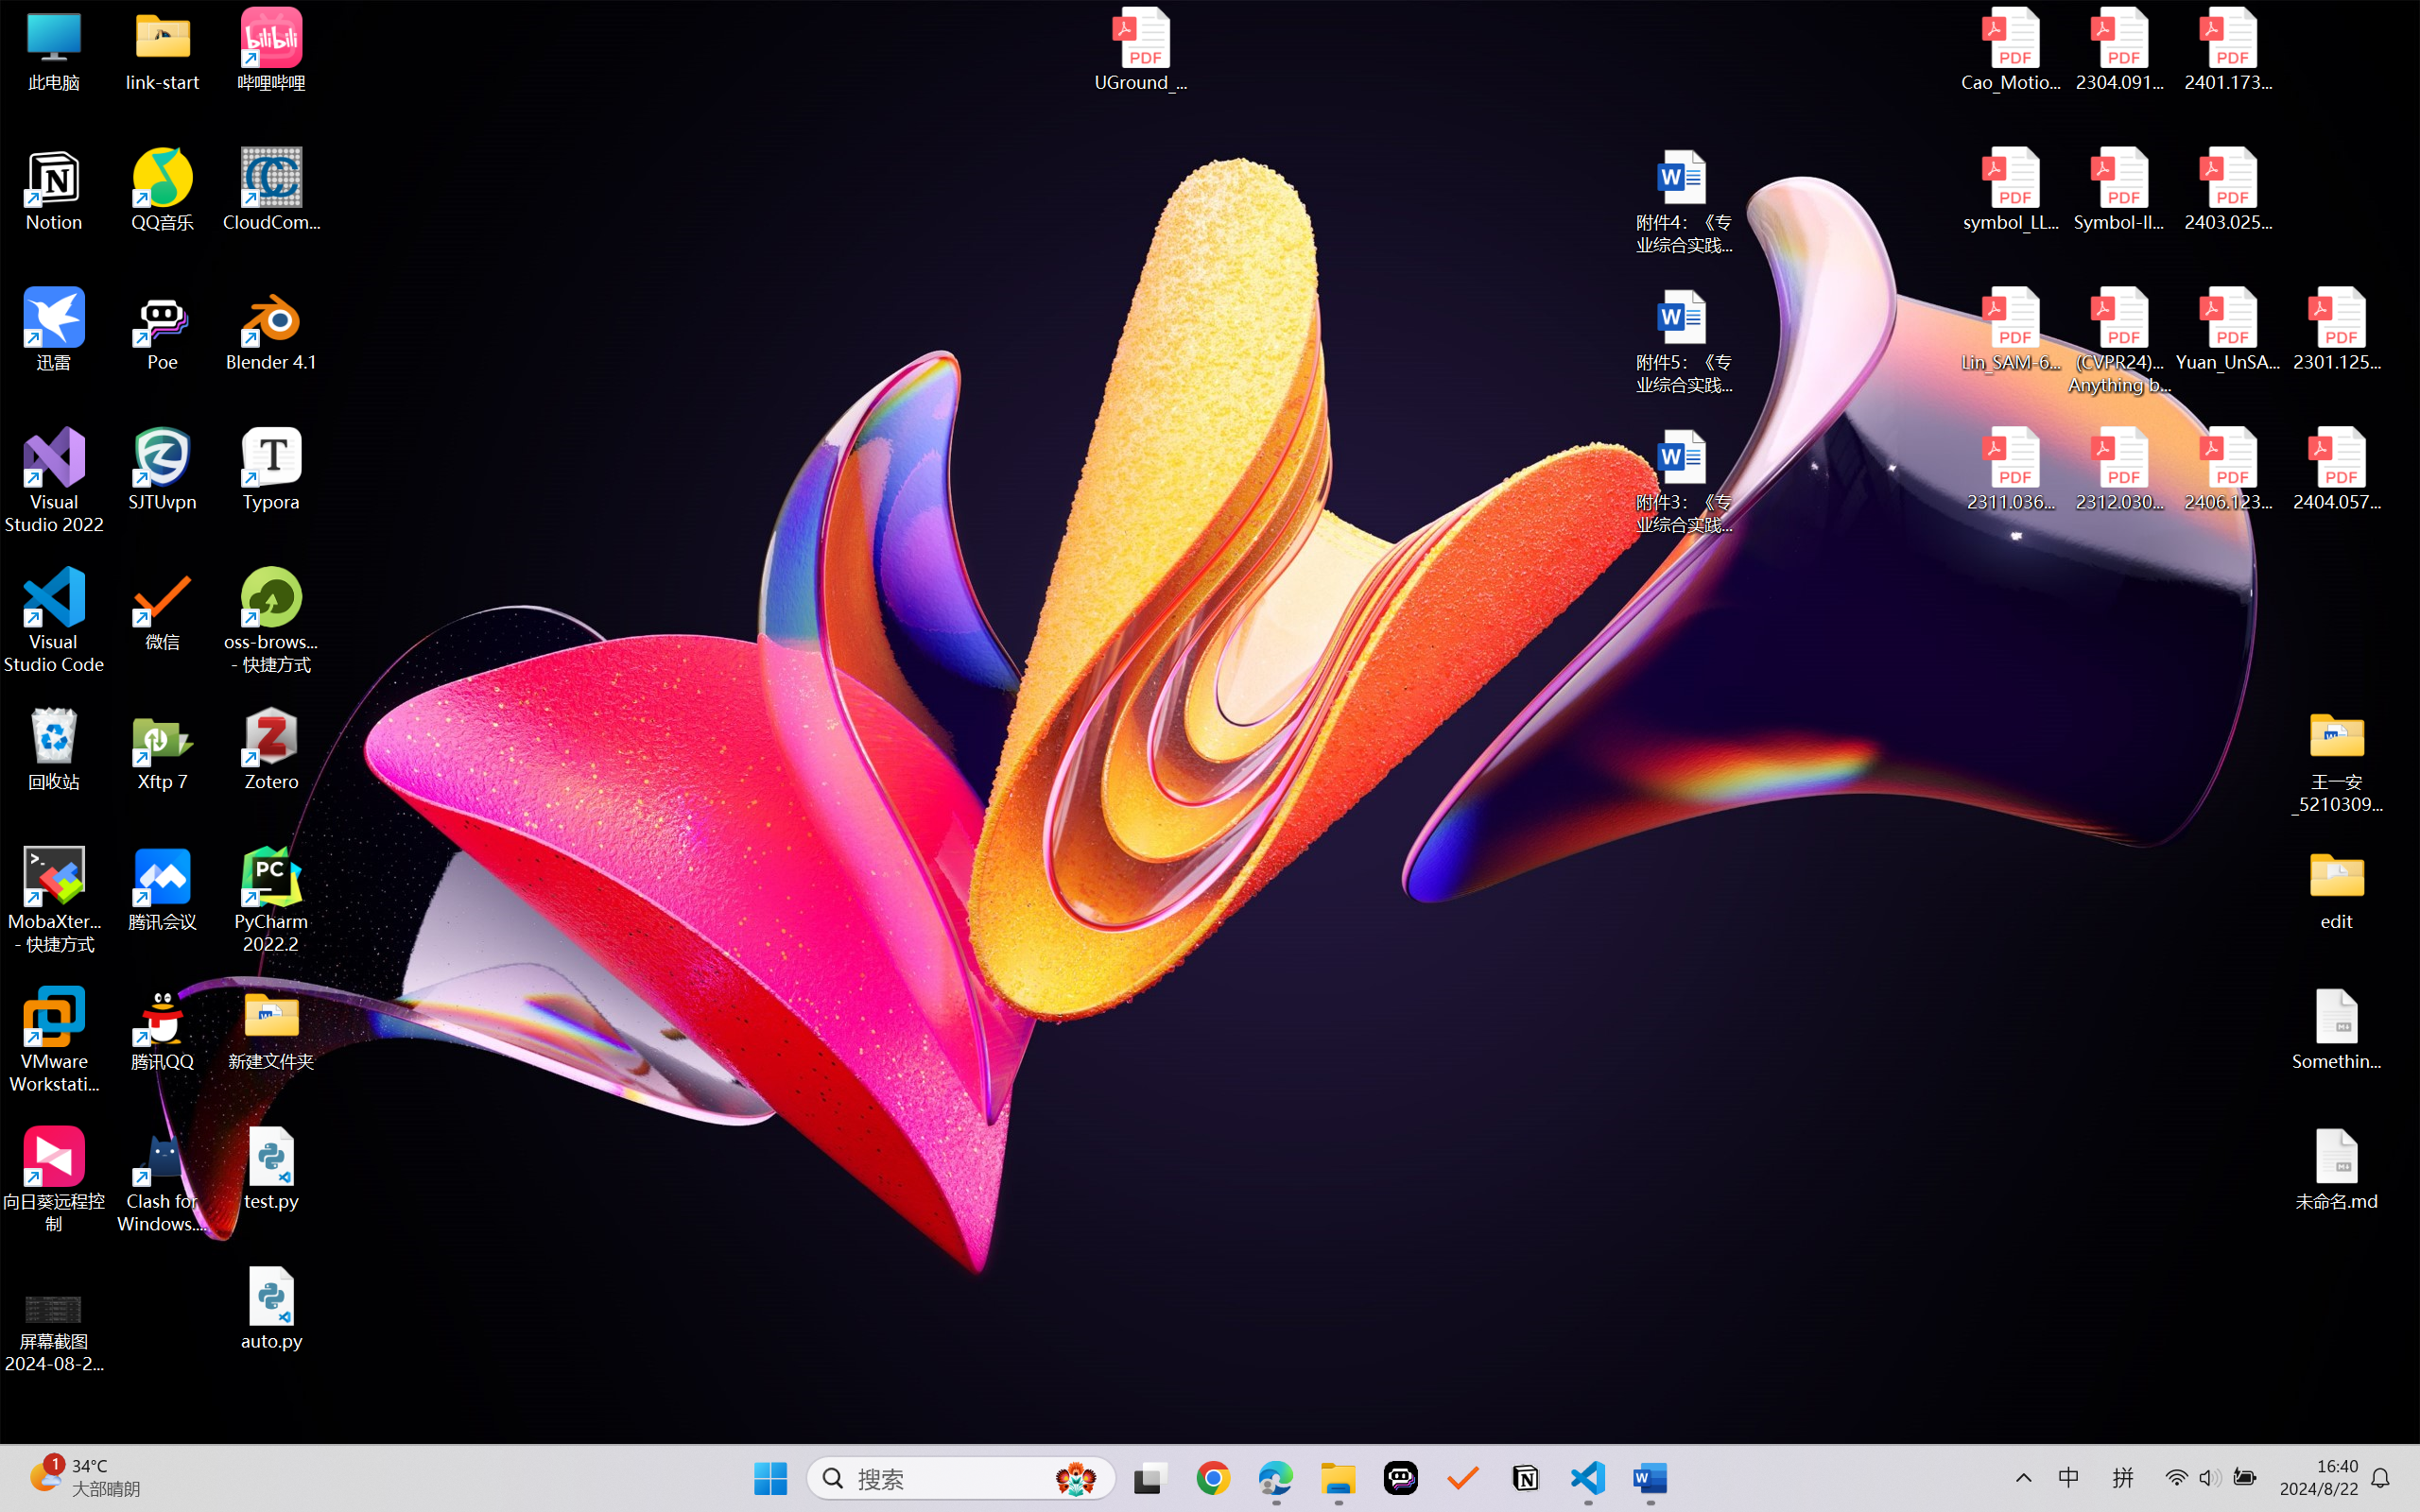 This screenshot has height=1512, width=2420. Describe the element at coordinates (271, 900) in the screenshot. I see `'PyCharm 2022.2'` at that location.